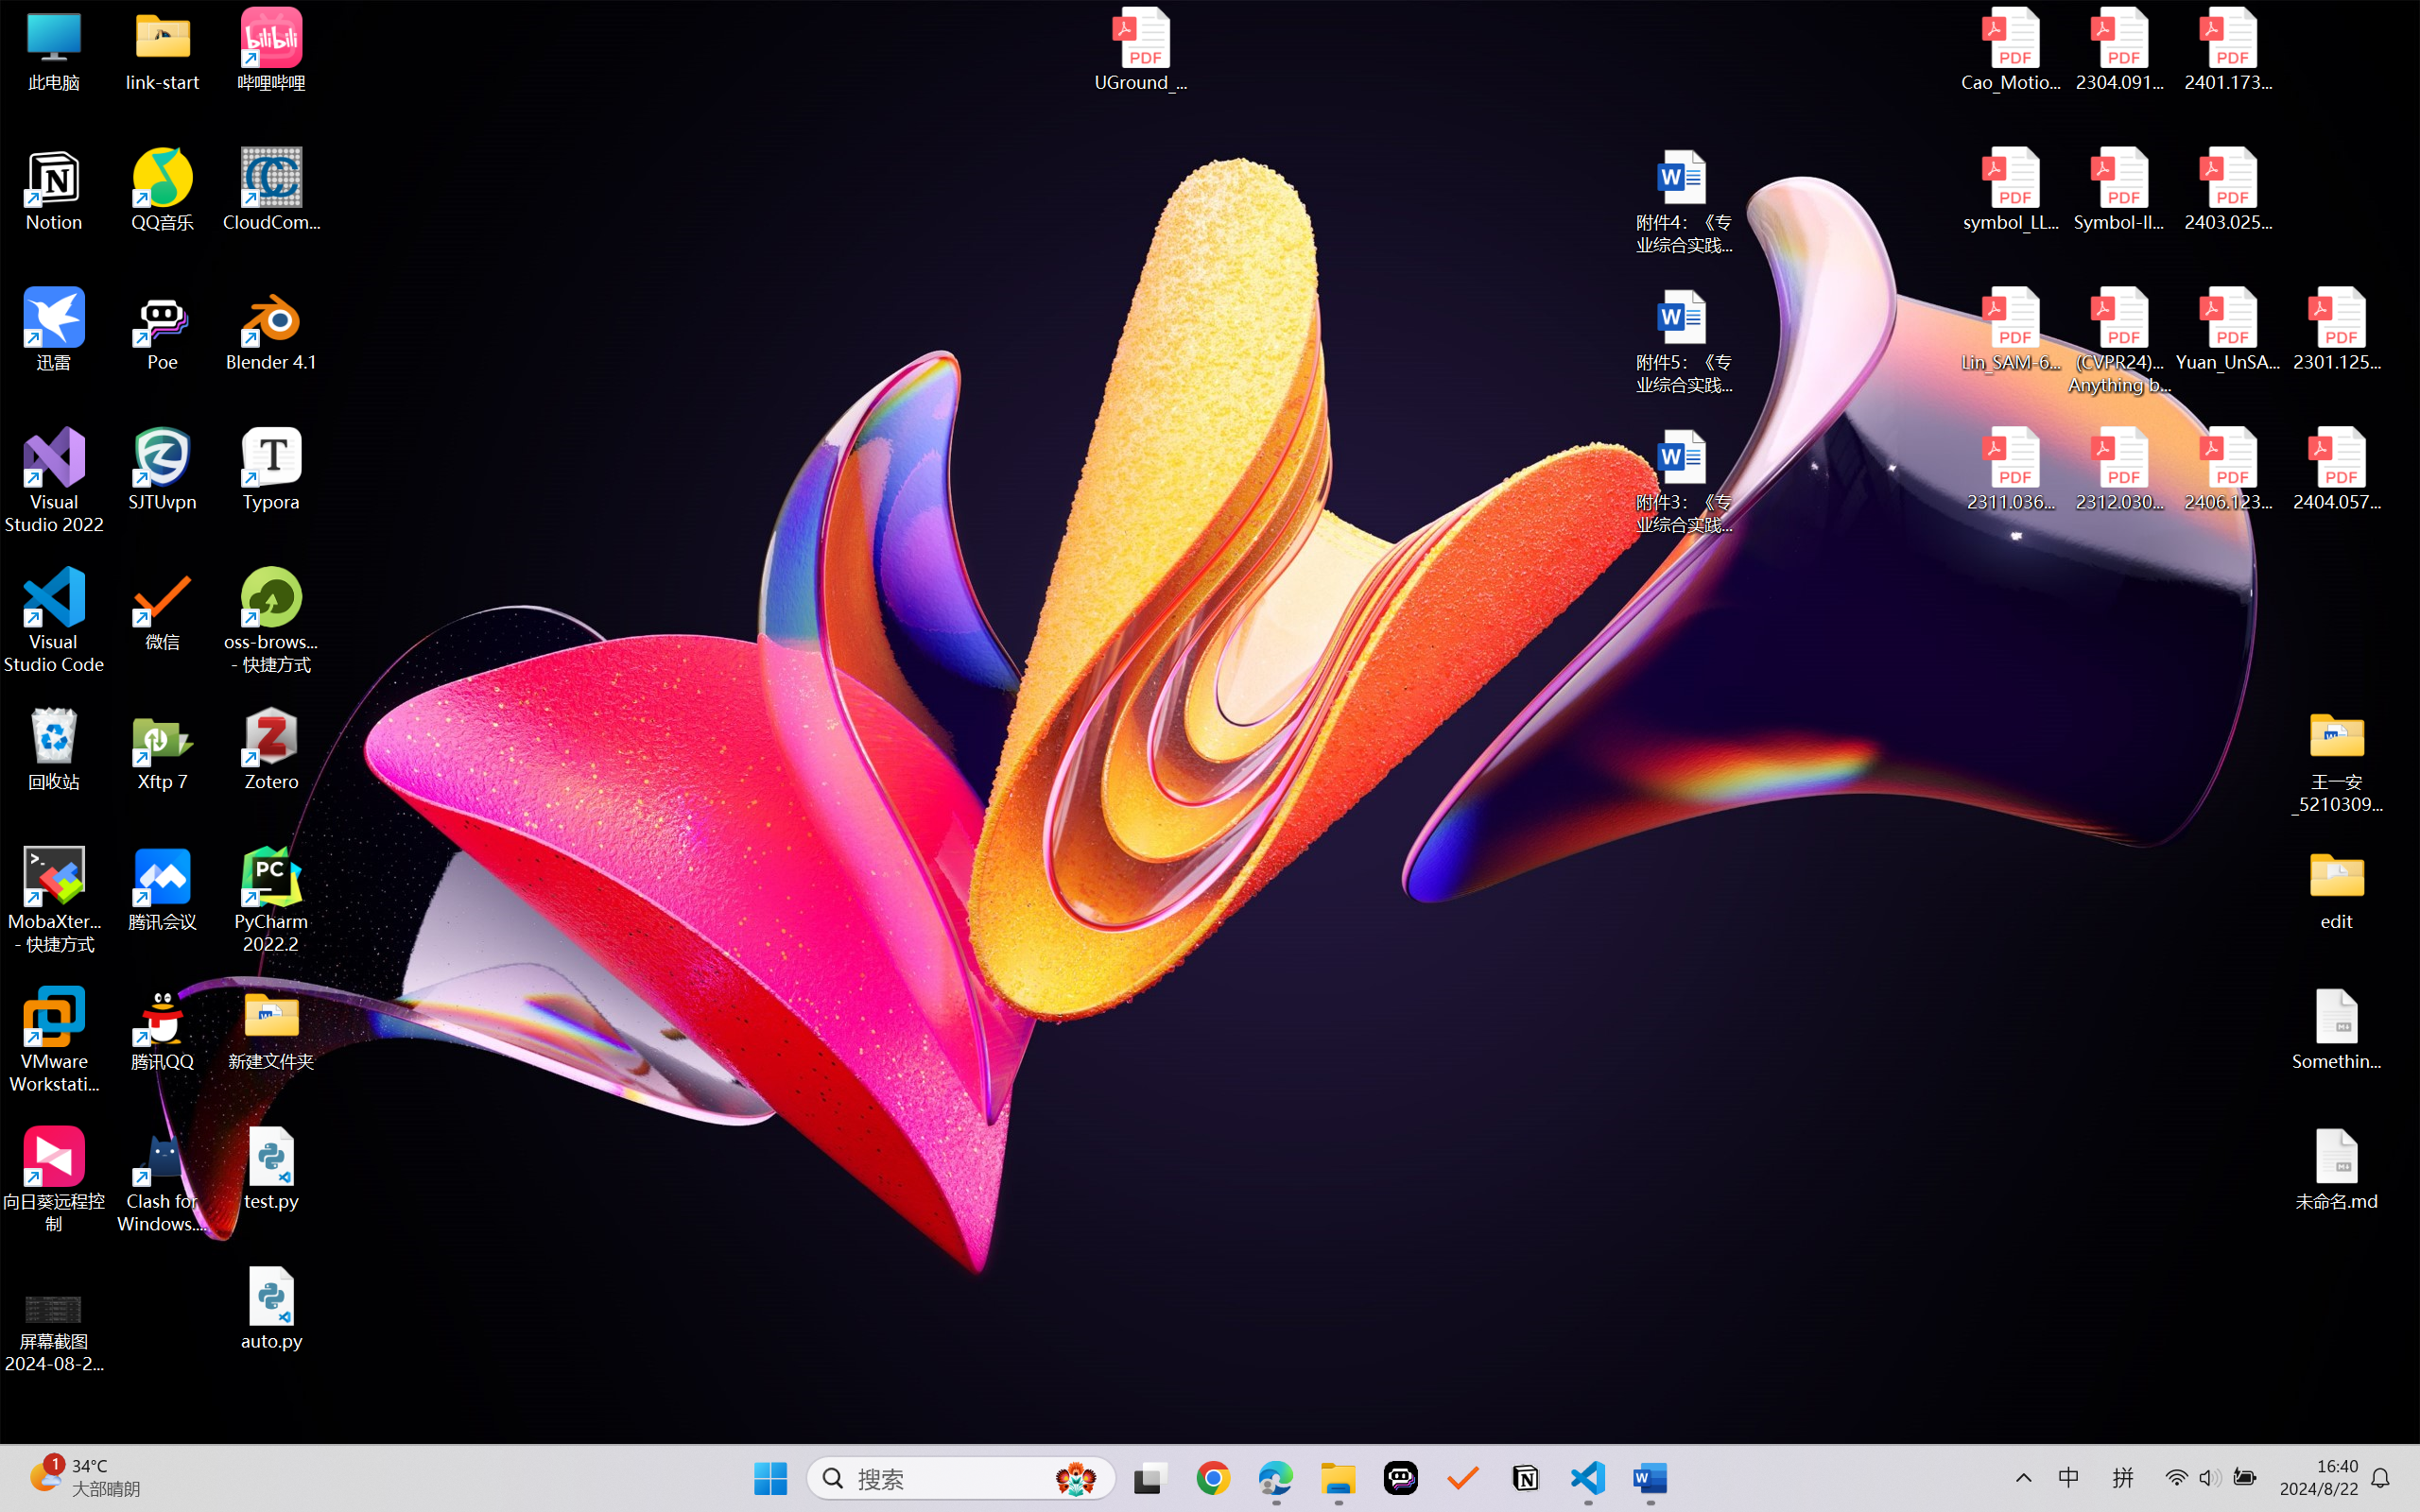 This screenshot has height=1512, width=2420. Describe the element at coordinates (271, 900) in the screenshot. I see `'PyCharm 2022.2'` at that location.